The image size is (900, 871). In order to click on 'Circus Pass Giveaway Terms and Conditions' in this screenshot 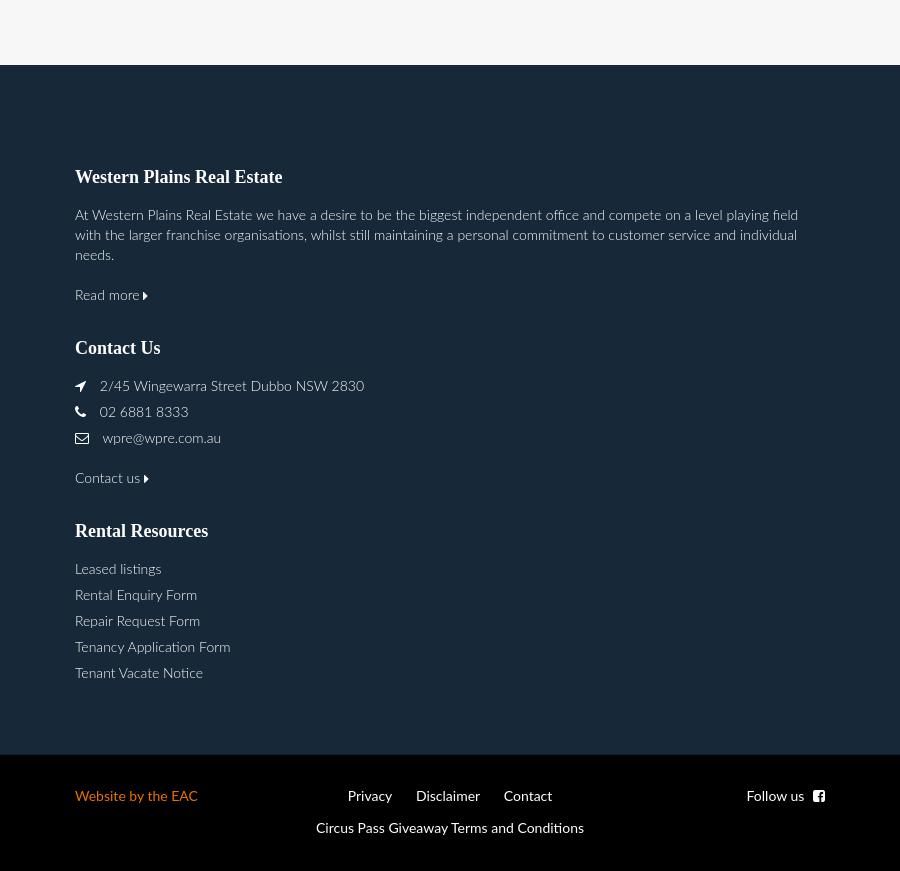, I will do `click(449, 827)`.